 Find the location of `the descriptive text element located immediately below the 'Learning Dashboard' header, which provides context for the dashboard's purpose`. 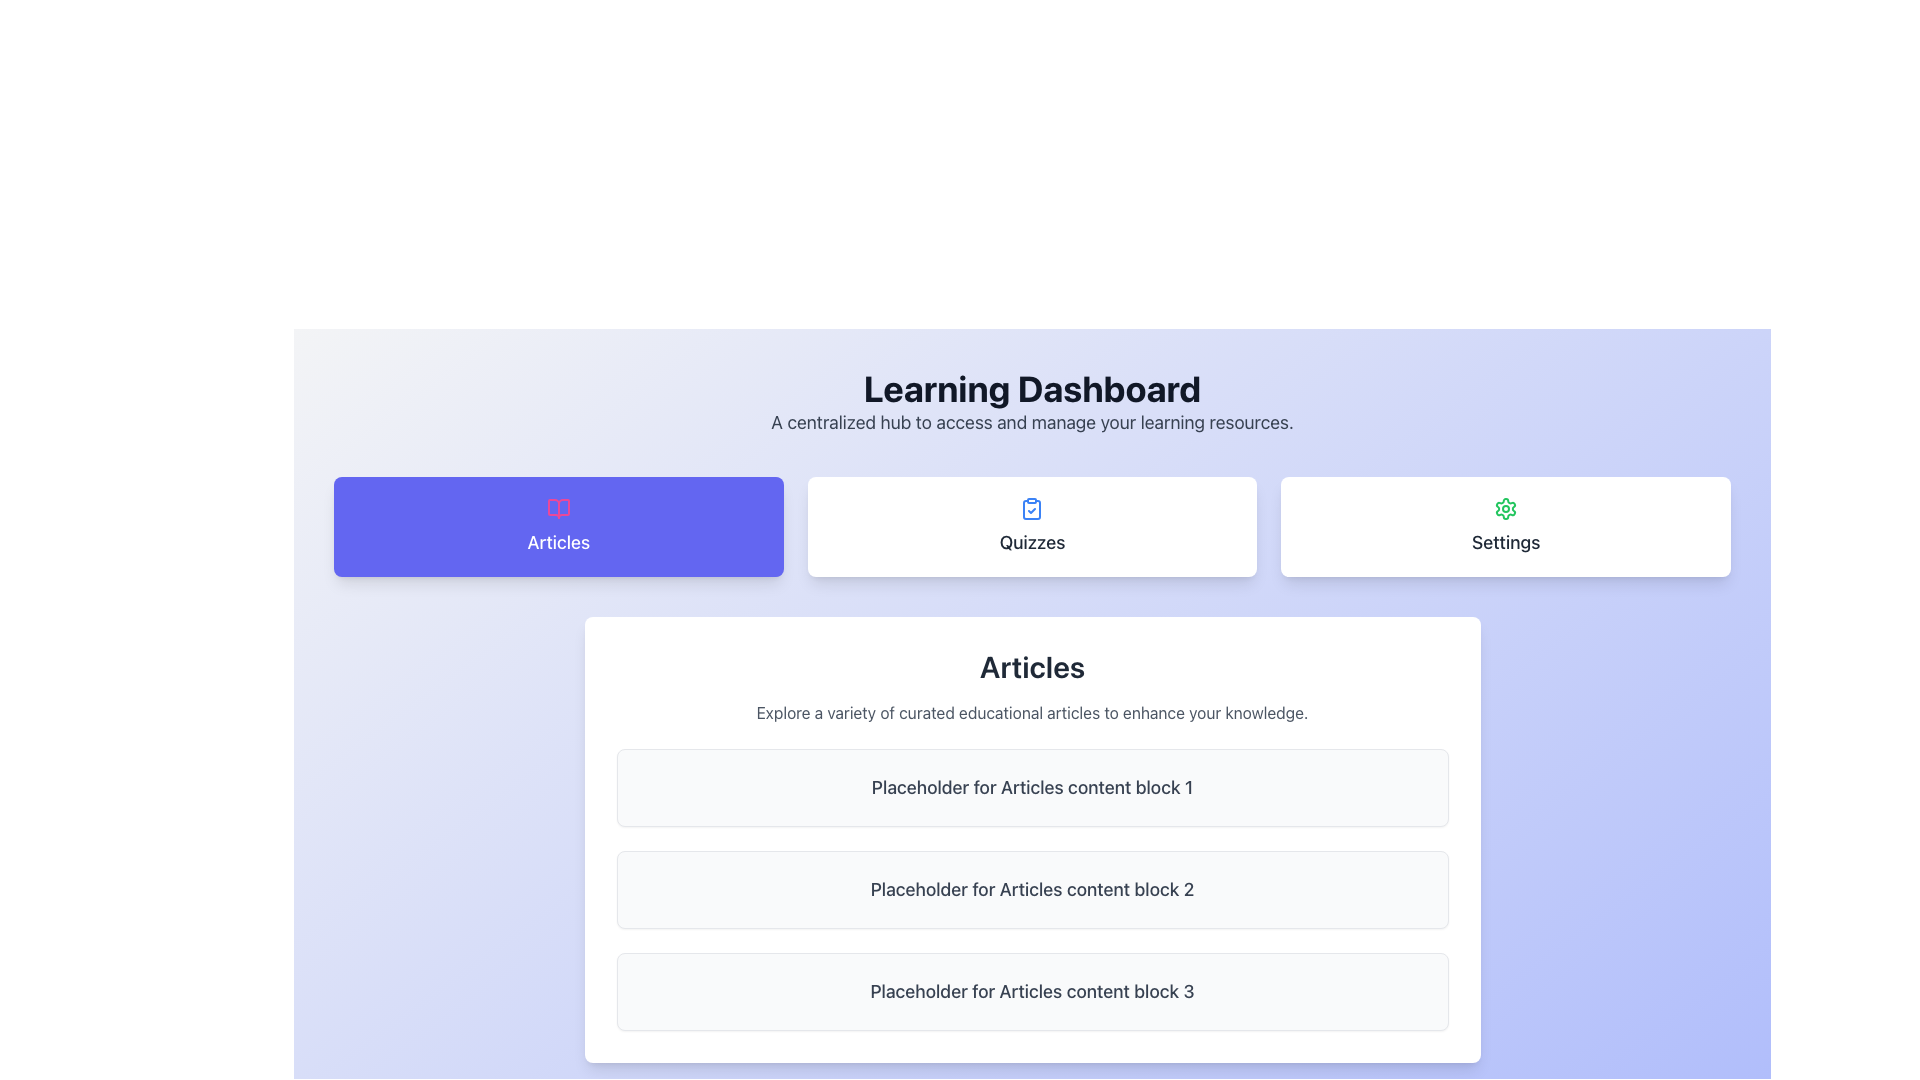

the descriptive text element located immediately below the 'Learning Dashboard' header, which provides context for the dashboard's purpose is located at coordinates (1032, 422).